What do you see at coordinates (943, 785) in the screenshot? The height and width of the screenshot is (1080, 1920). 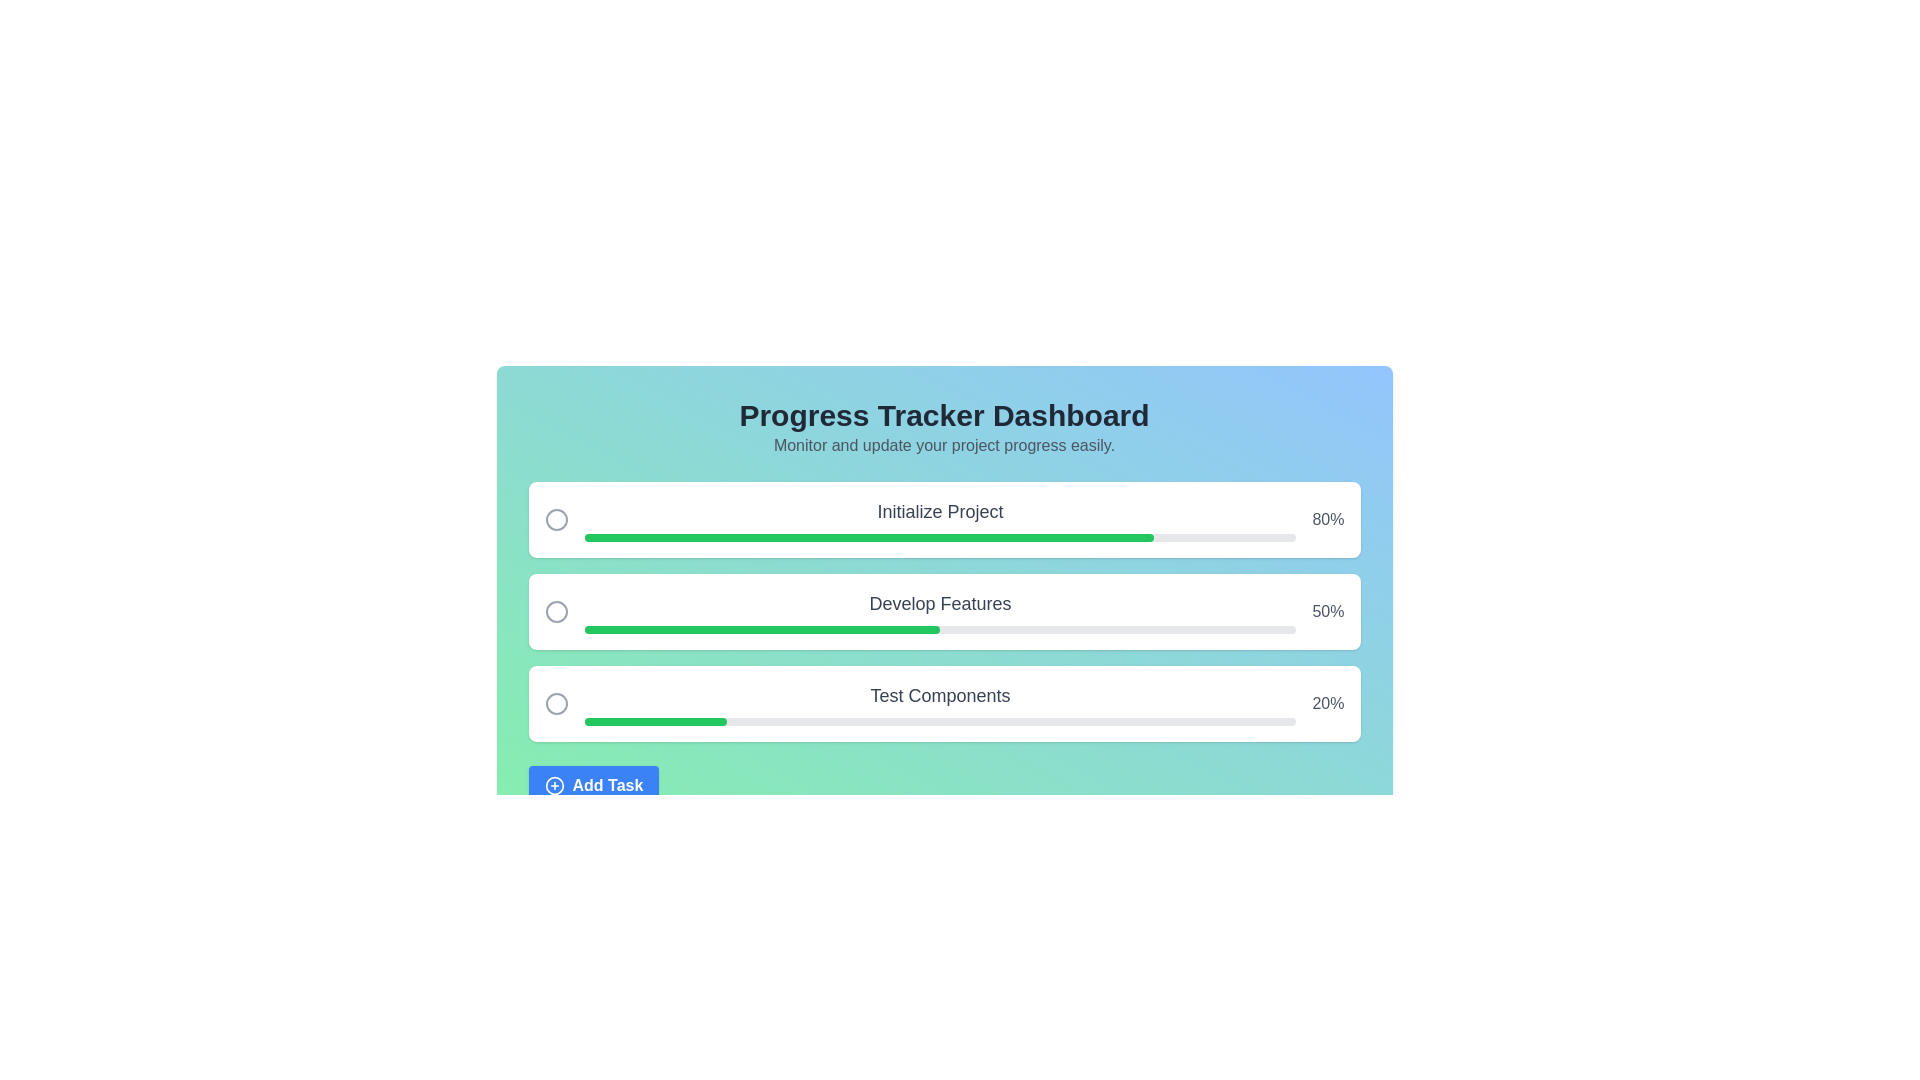 I see `the button located at the bottom-center of the dashboard interface that allows users to add a new task to the progress tracker` at bounding box center [943, 785].